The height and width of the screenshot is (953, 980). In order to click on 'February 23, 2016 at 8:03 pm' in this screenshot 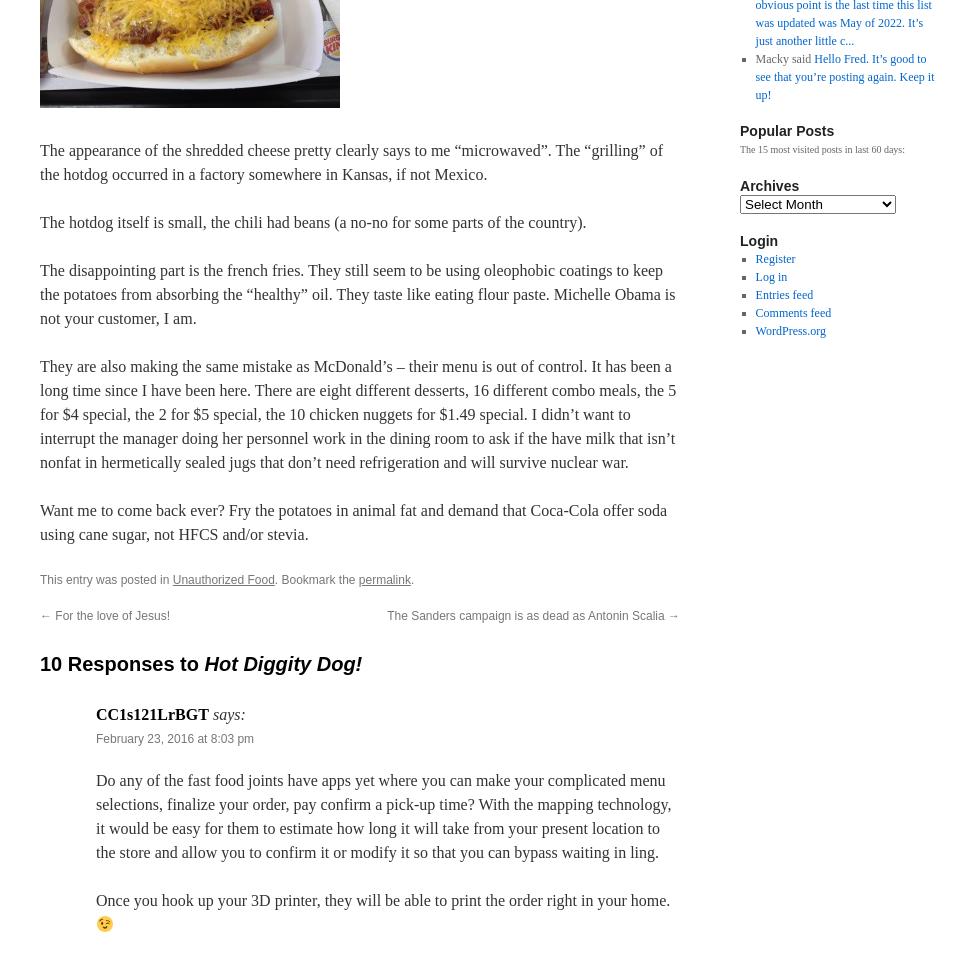, I will do `click(175, 738)`.